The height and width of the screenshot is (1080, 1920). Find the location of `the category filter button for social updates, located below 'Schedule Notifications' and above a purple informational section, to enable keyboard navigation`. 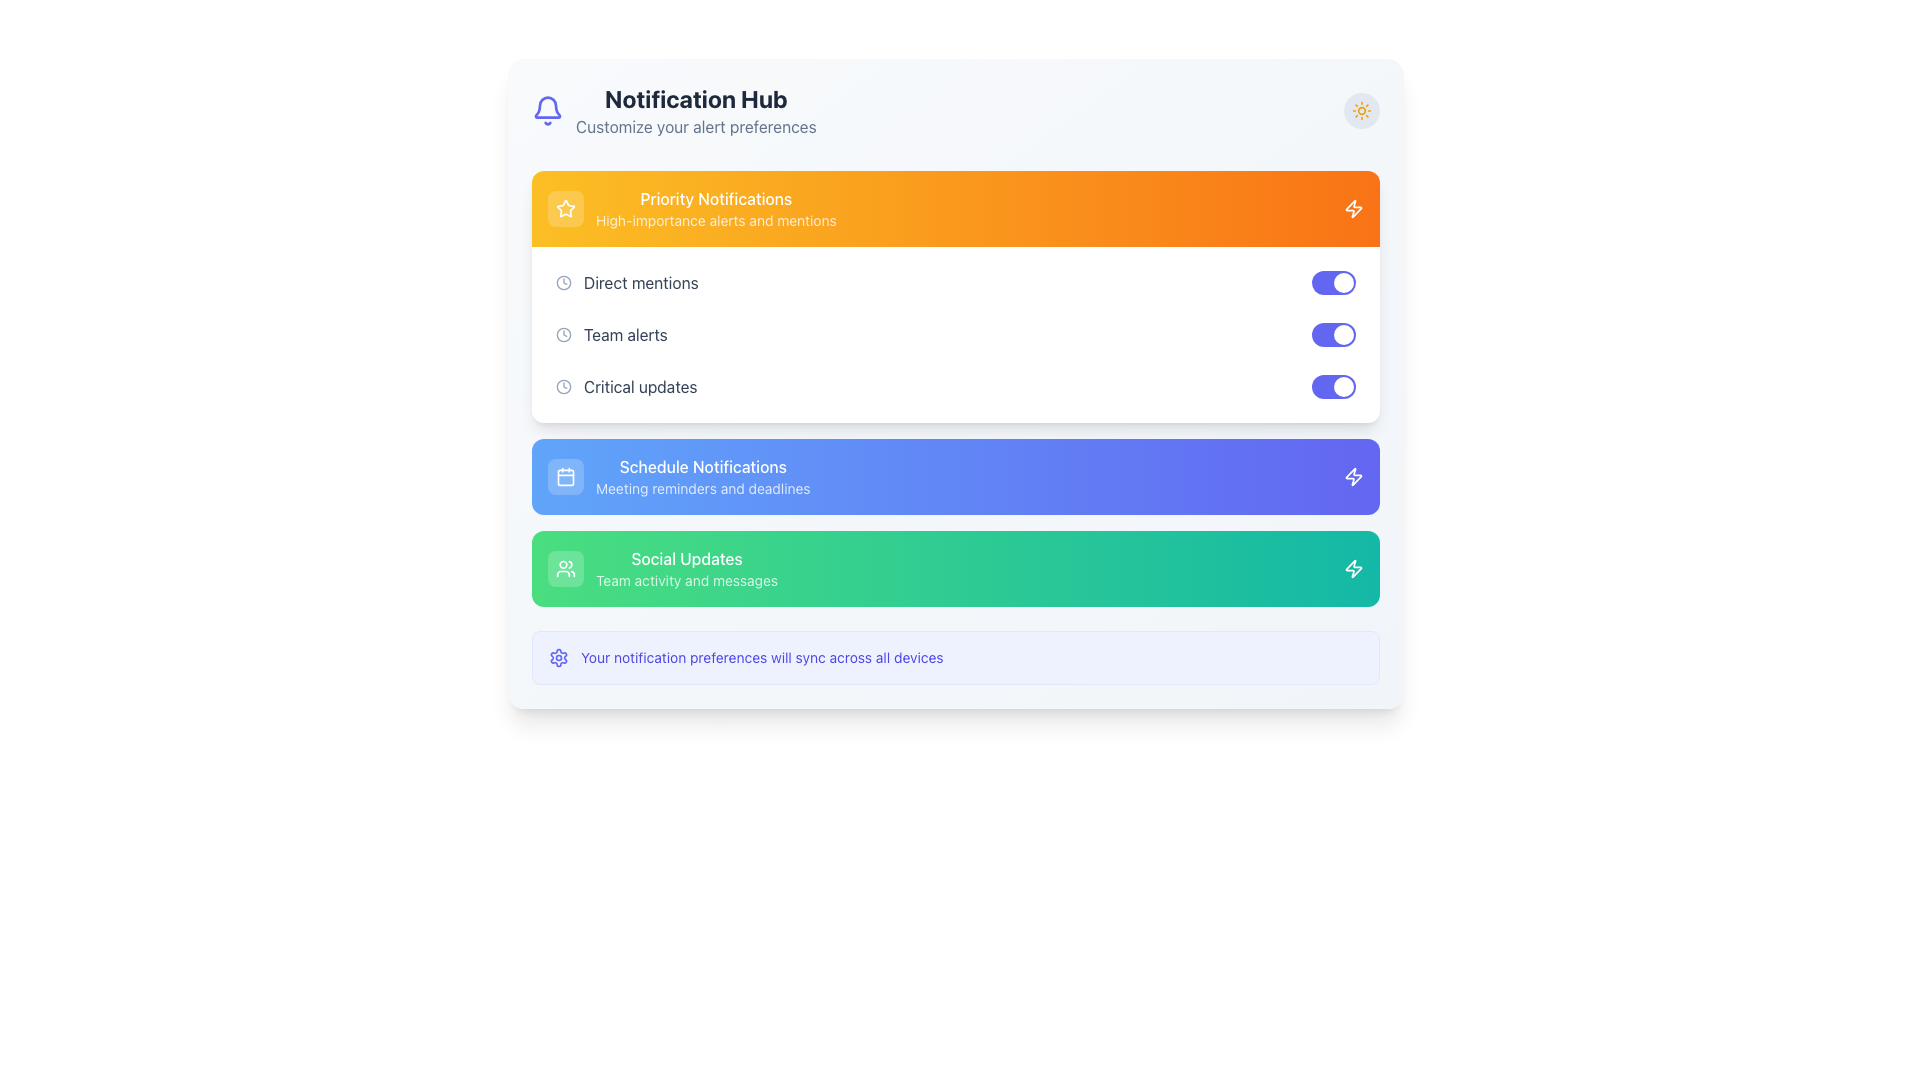

the category filter button for social updates, located below 'Schedule Notifications' and above a purple informational section, to enable keyboard navigation is located at coordinates (662, 569).